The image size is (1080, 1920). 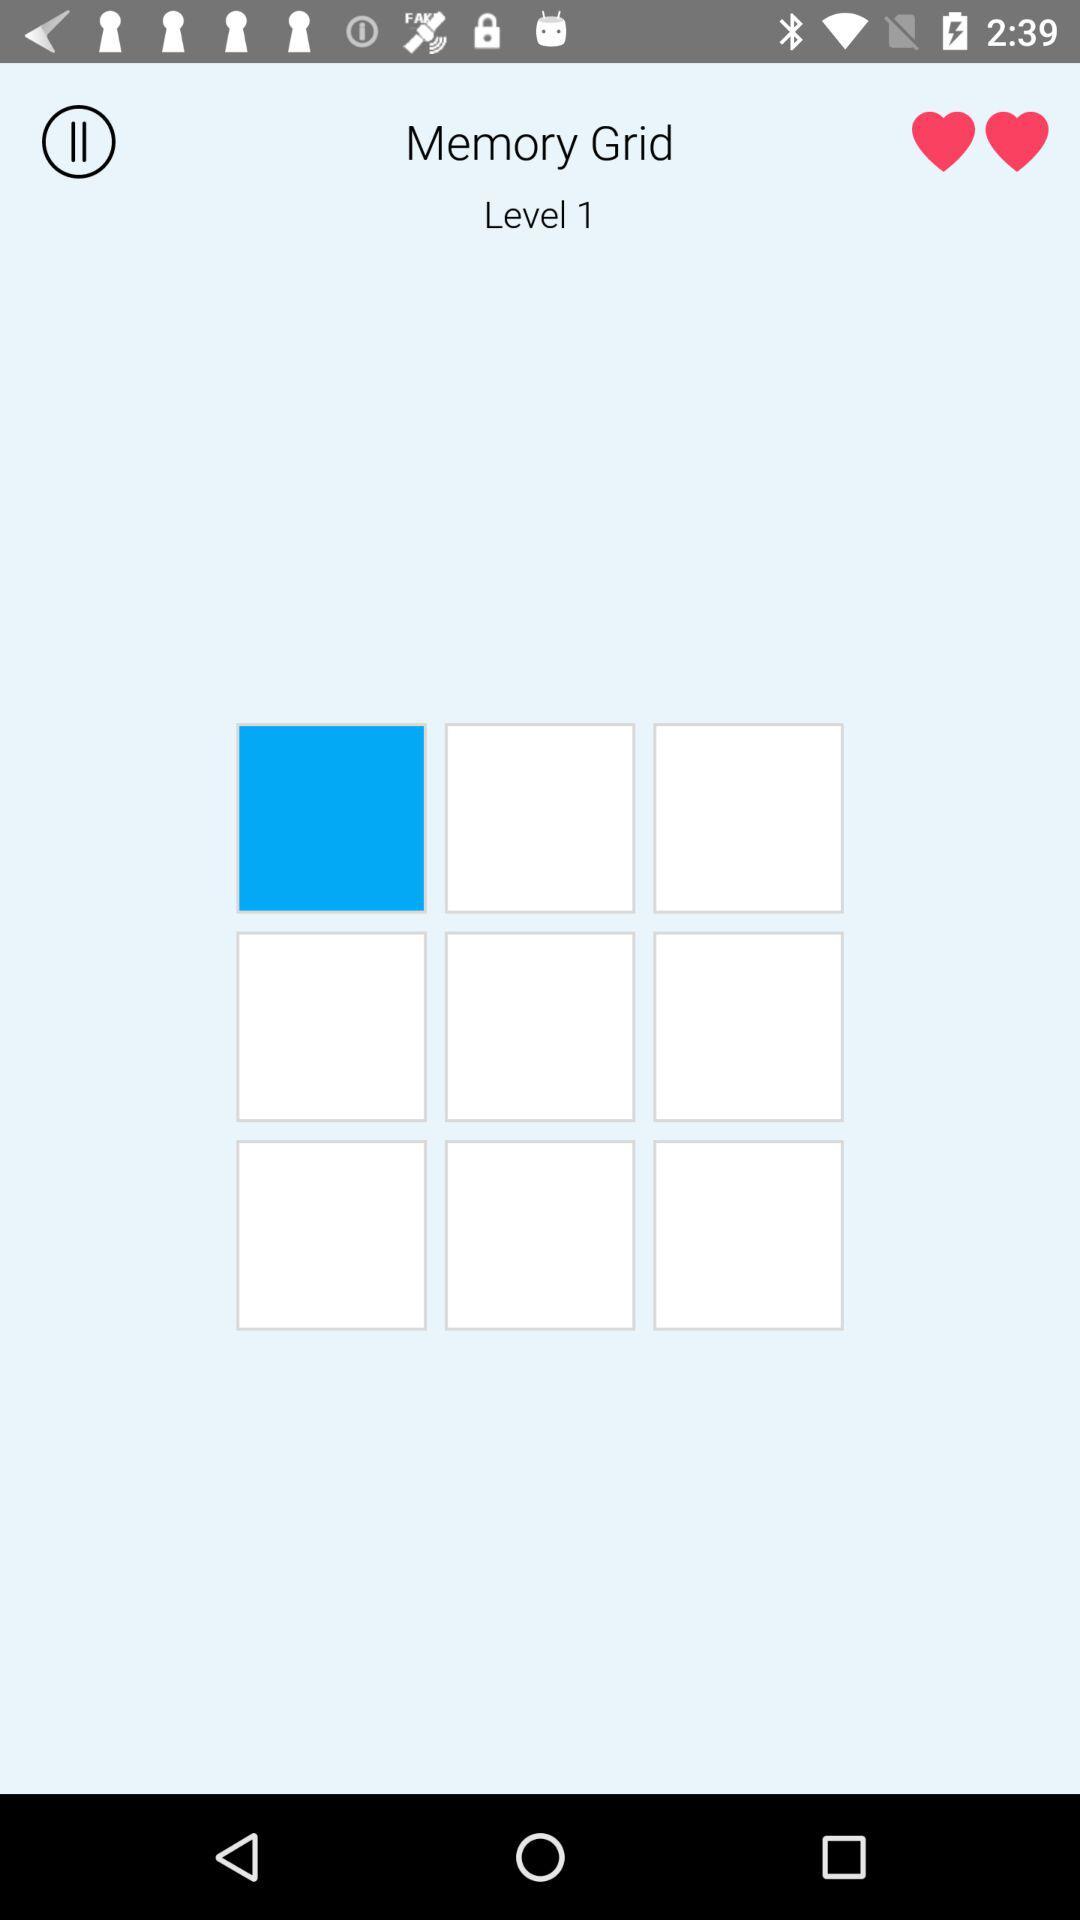 What do you see at coordinates (748, 818) in the screenshot?
I see `square` at bounding box center [748, 818].